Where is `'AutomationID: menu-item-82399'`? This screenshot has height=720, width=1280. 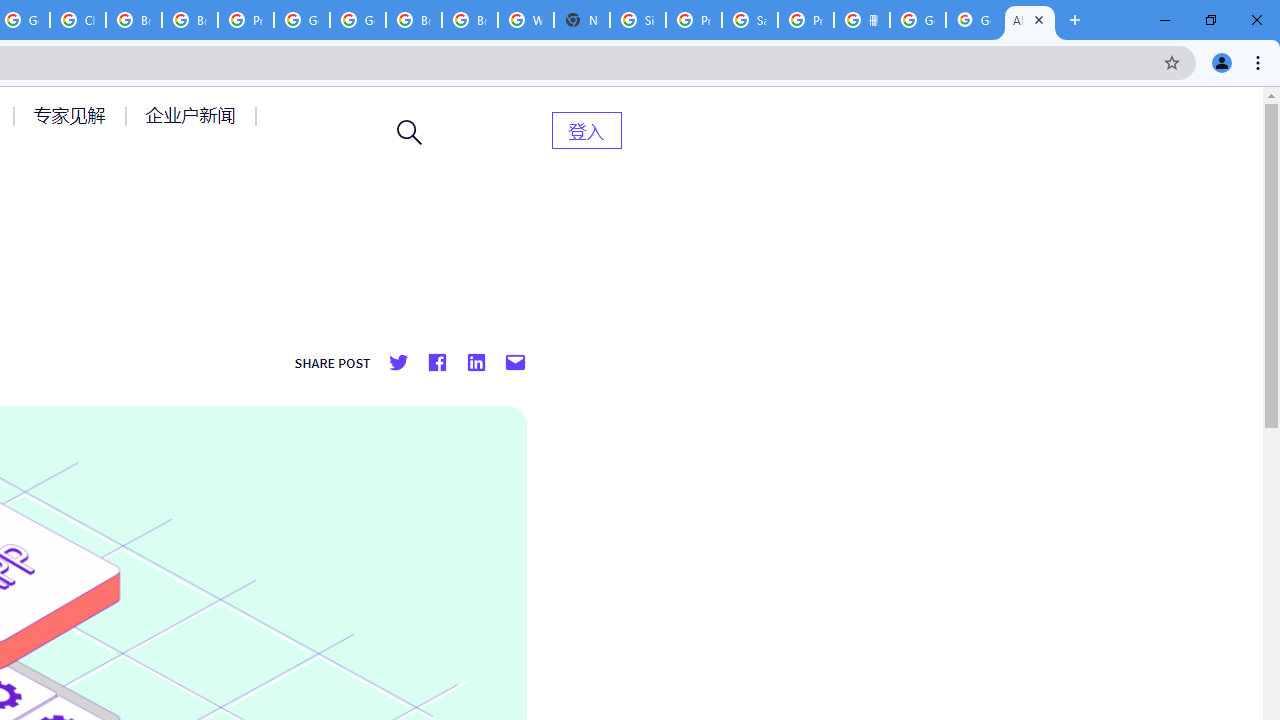 'AutomationID: menu-item-82399' is located at coordinates (585, 129).